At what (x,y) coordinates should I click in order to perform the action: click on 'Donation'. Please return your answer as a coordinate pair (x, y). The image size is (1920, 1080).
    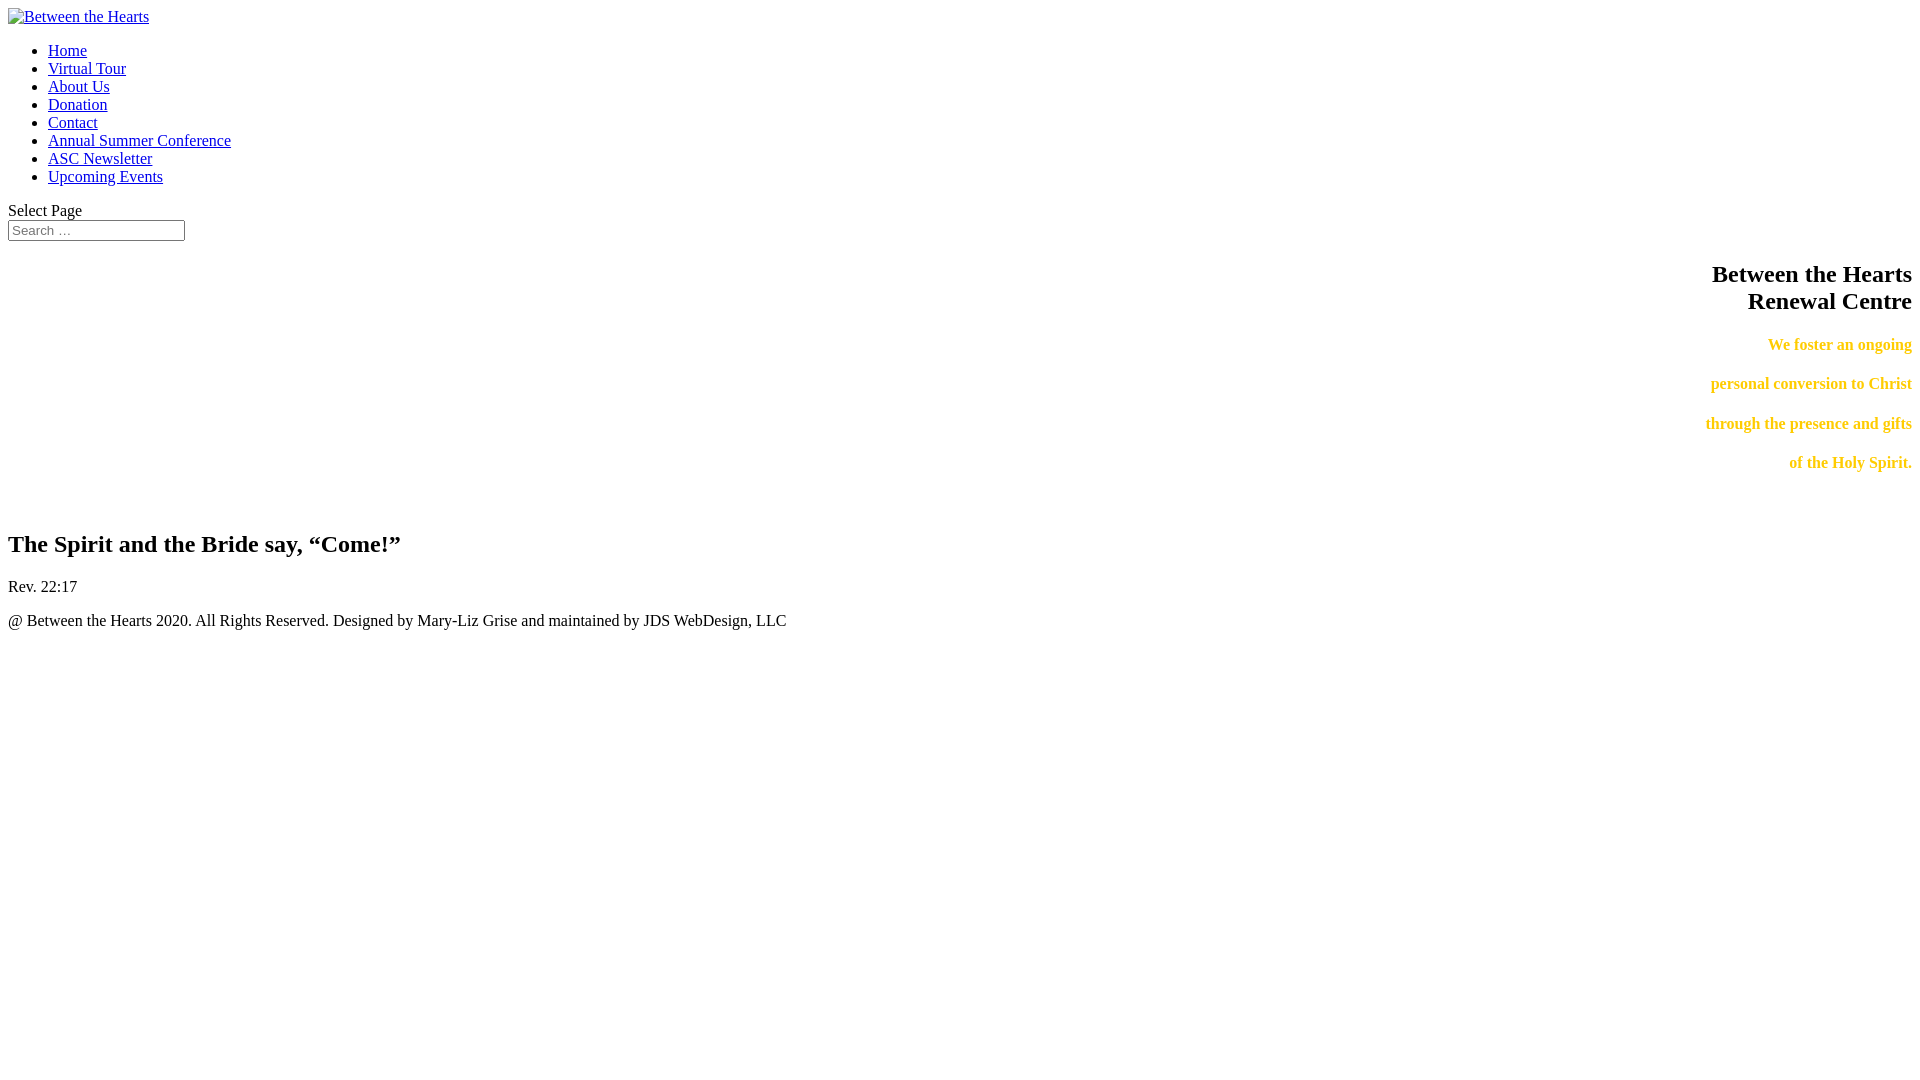
    Looking at the image, I should click on (77, 104).